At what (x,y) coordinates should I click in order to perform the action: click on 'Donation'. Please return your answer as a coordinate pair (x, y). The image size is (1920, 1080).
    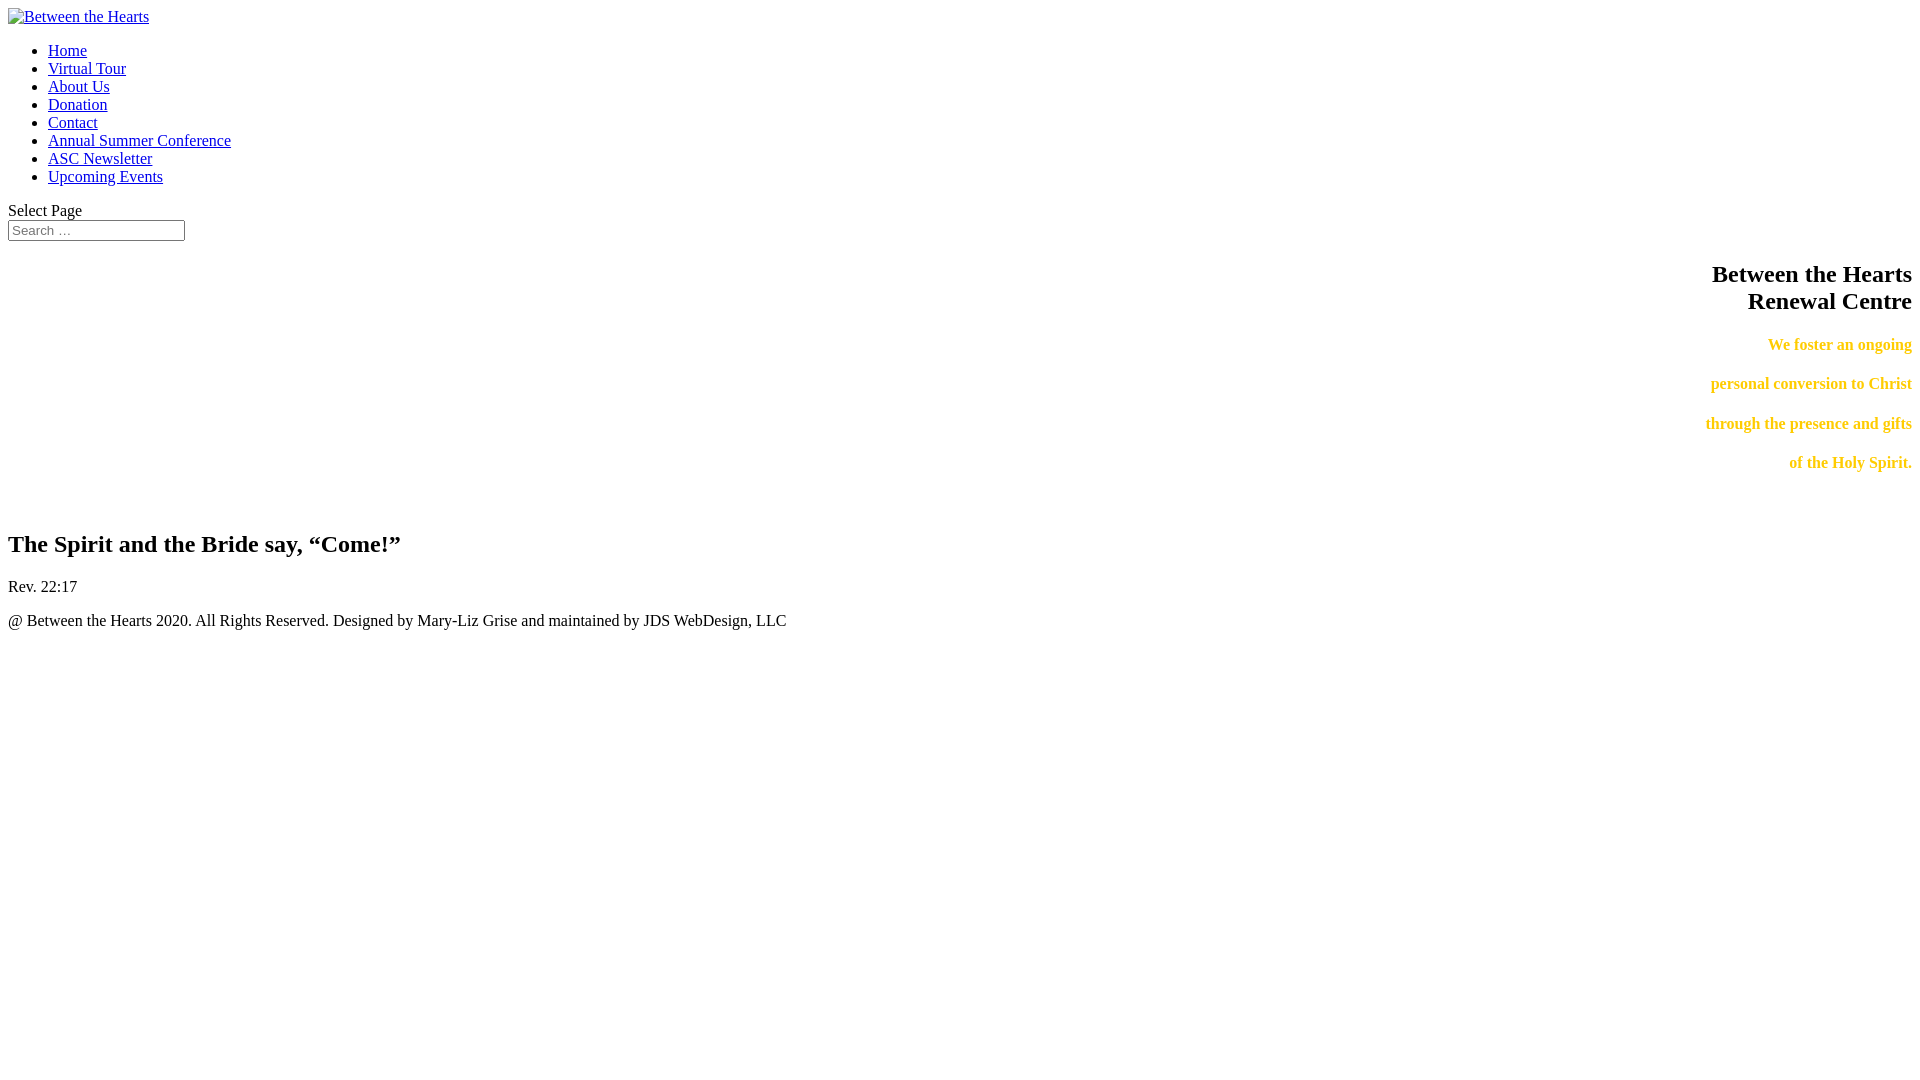
    Looking at the image, I should click on (77, 104).